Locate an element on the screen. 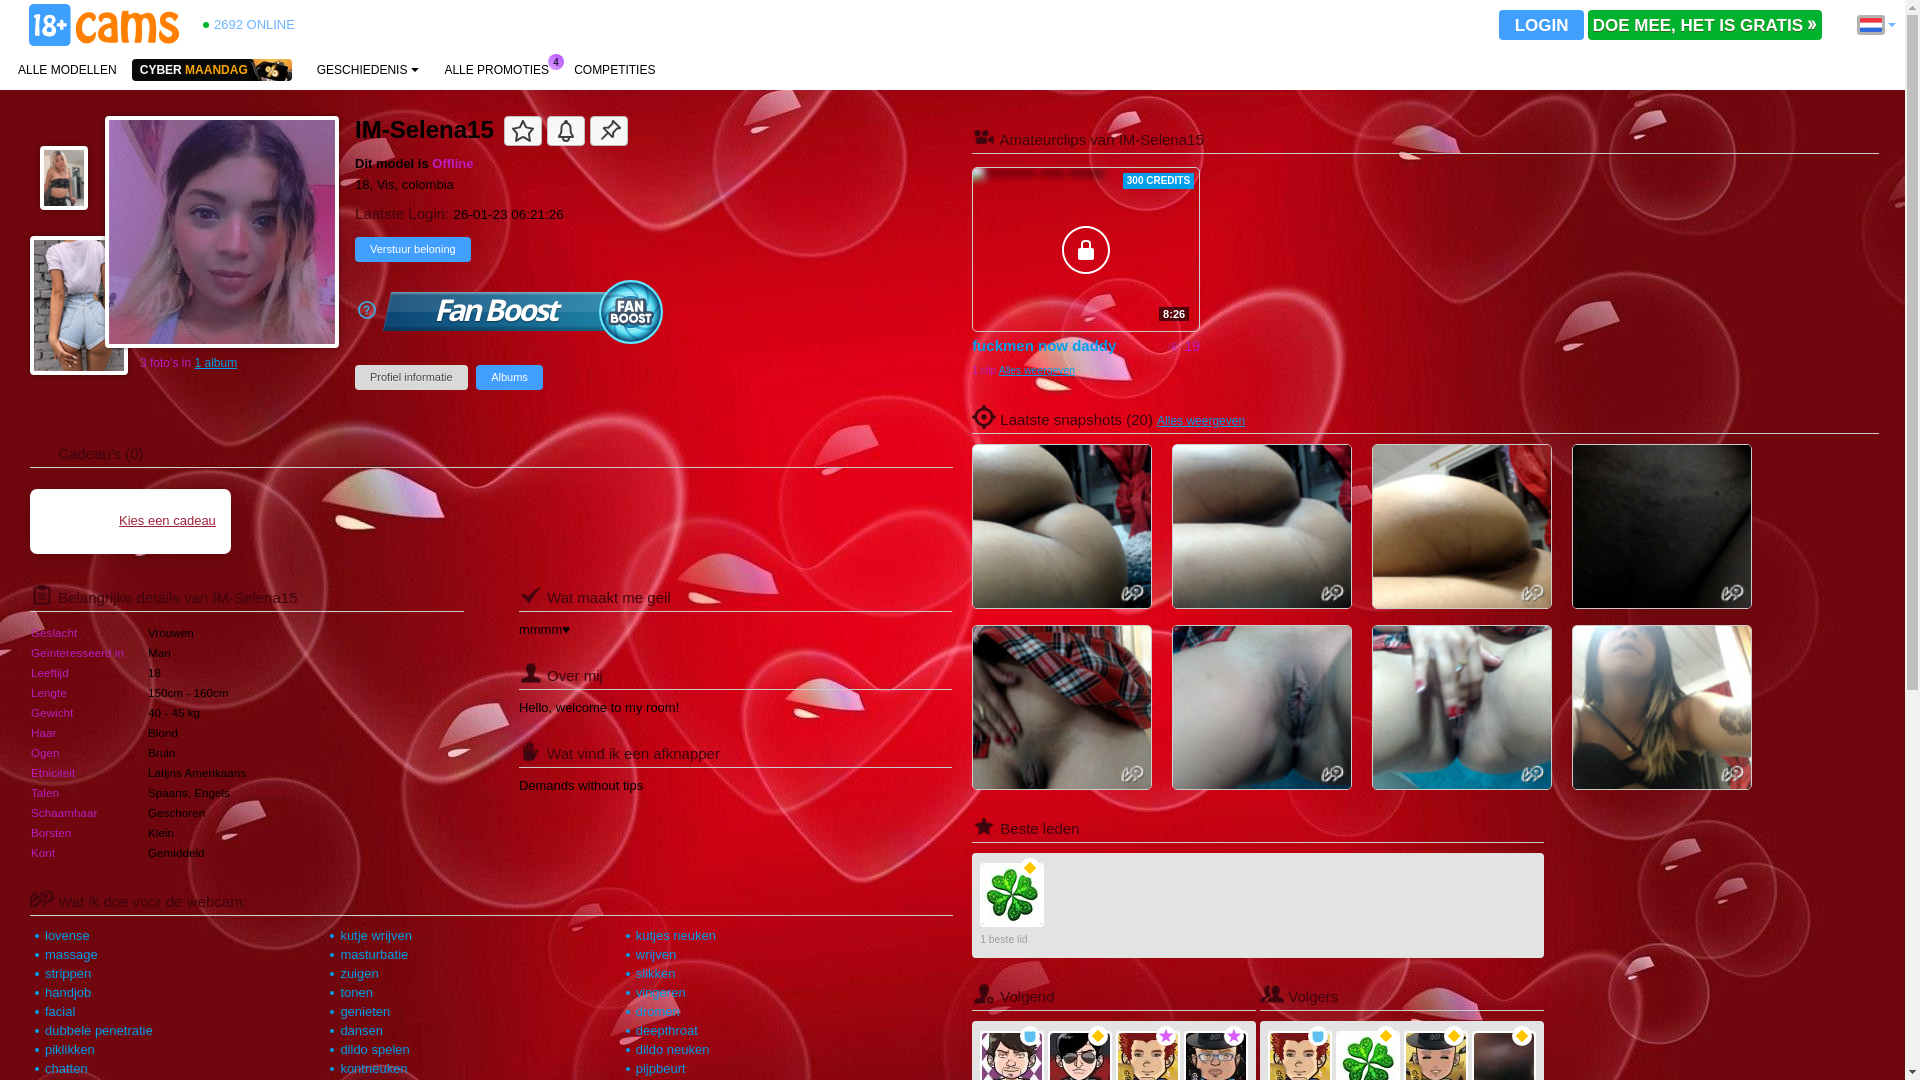 The image size is (1920, 1080). 'piklikken' is located at coordinates (70, 1048).